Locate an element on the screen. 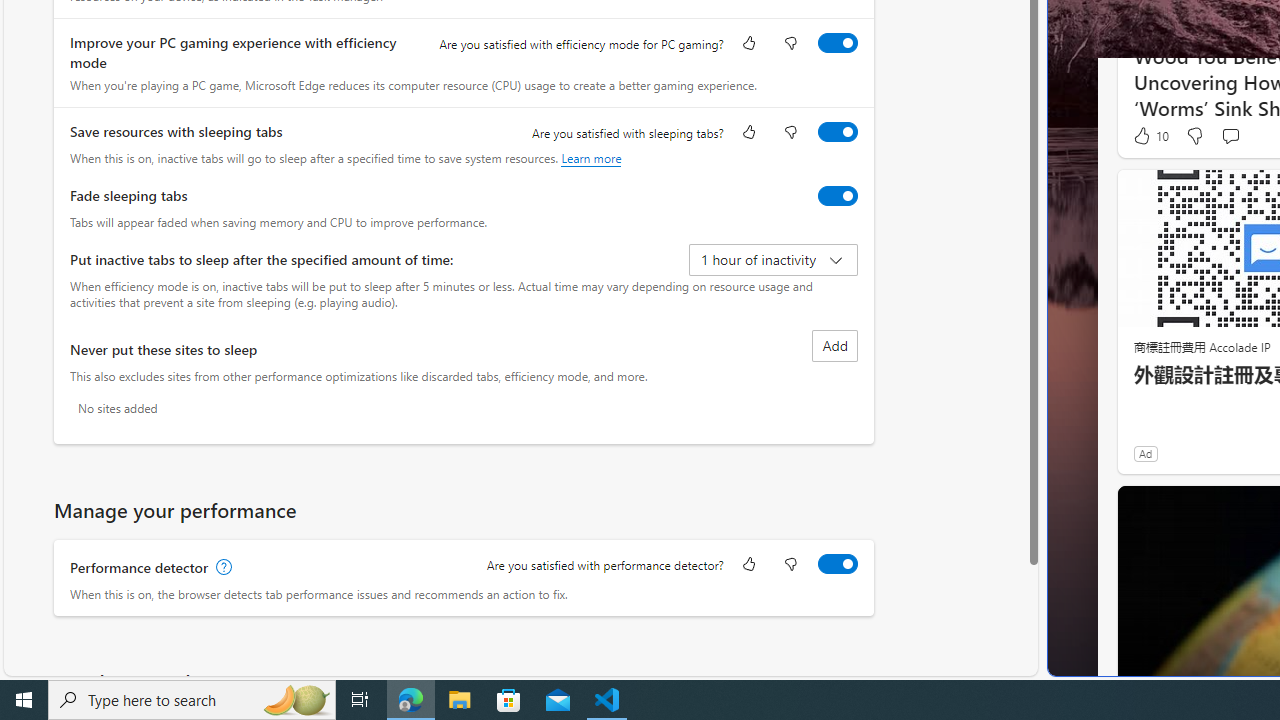  'Learn more' is located at coordinates (590, 157).